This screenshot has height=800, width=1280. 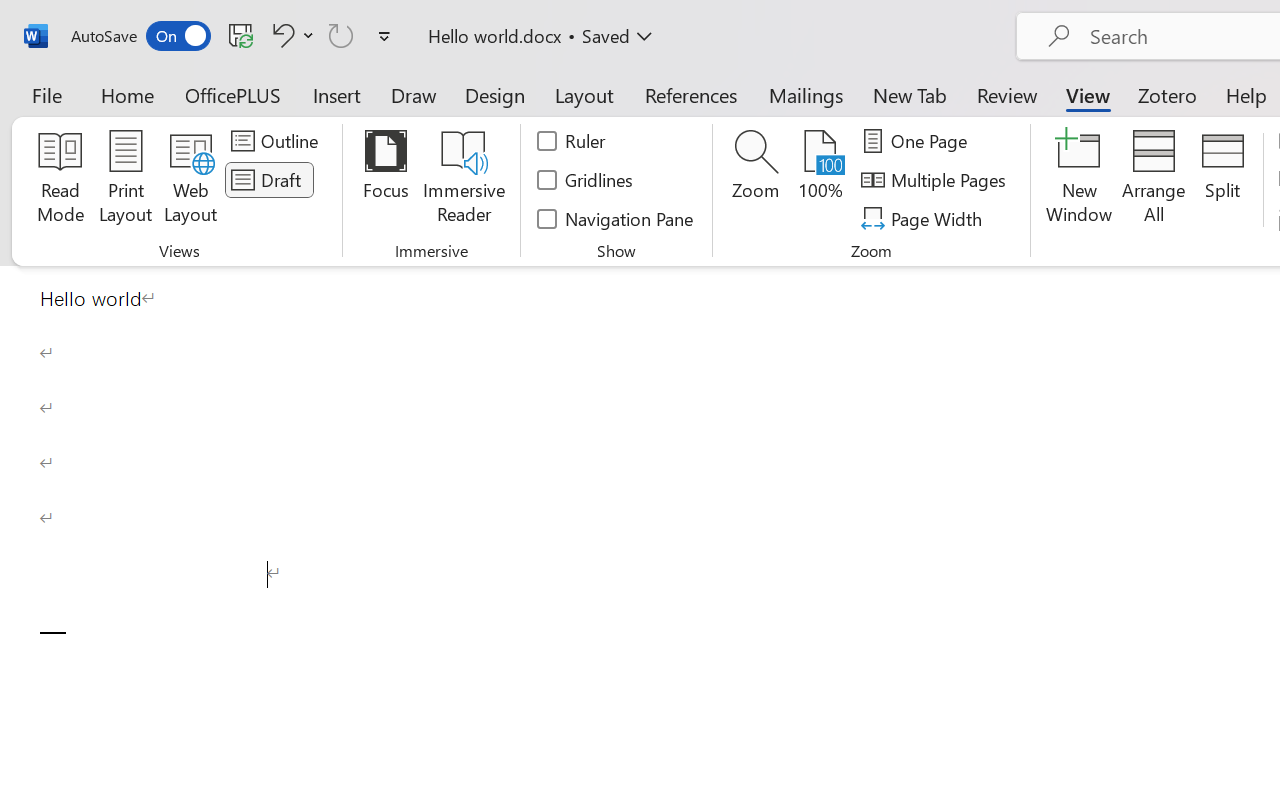 I want to click on 'Outline', so click(x=277, y=141).